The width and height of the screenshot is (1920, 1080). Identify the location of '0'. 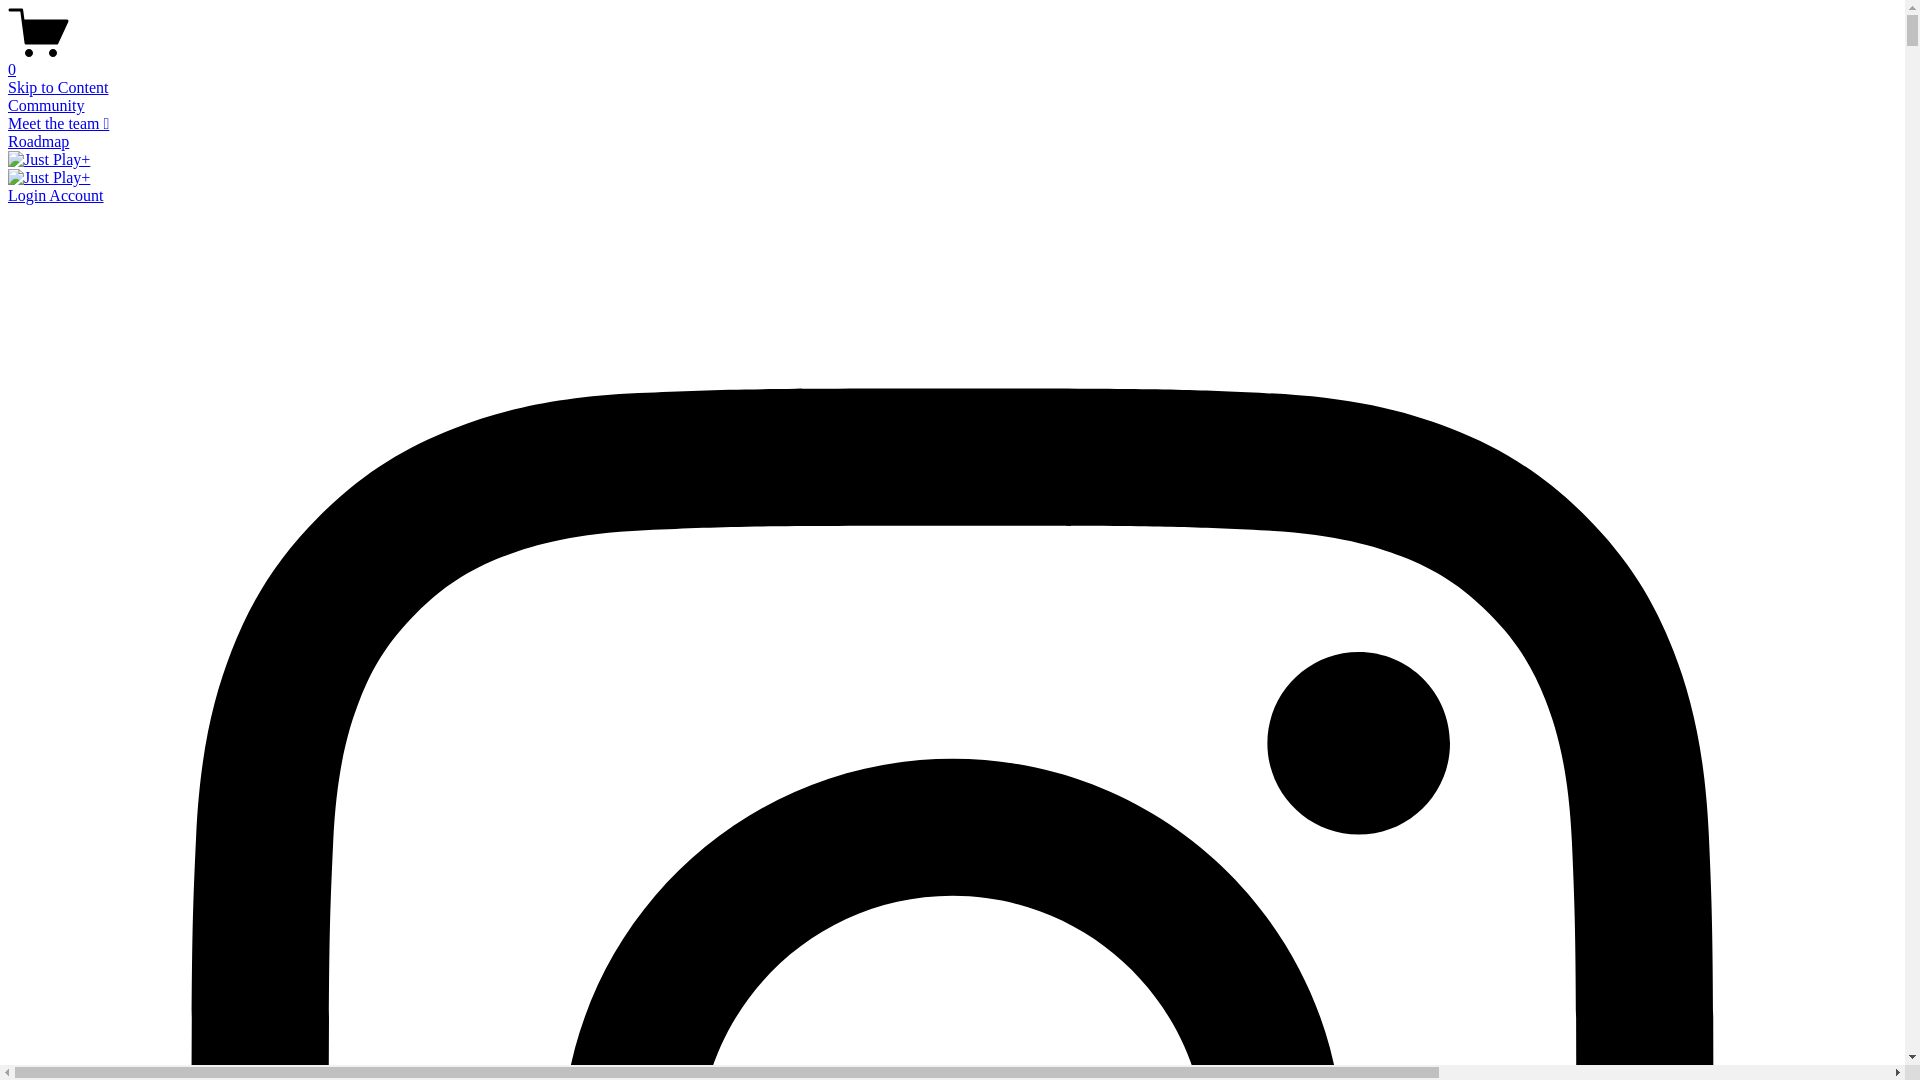
(951, 60).